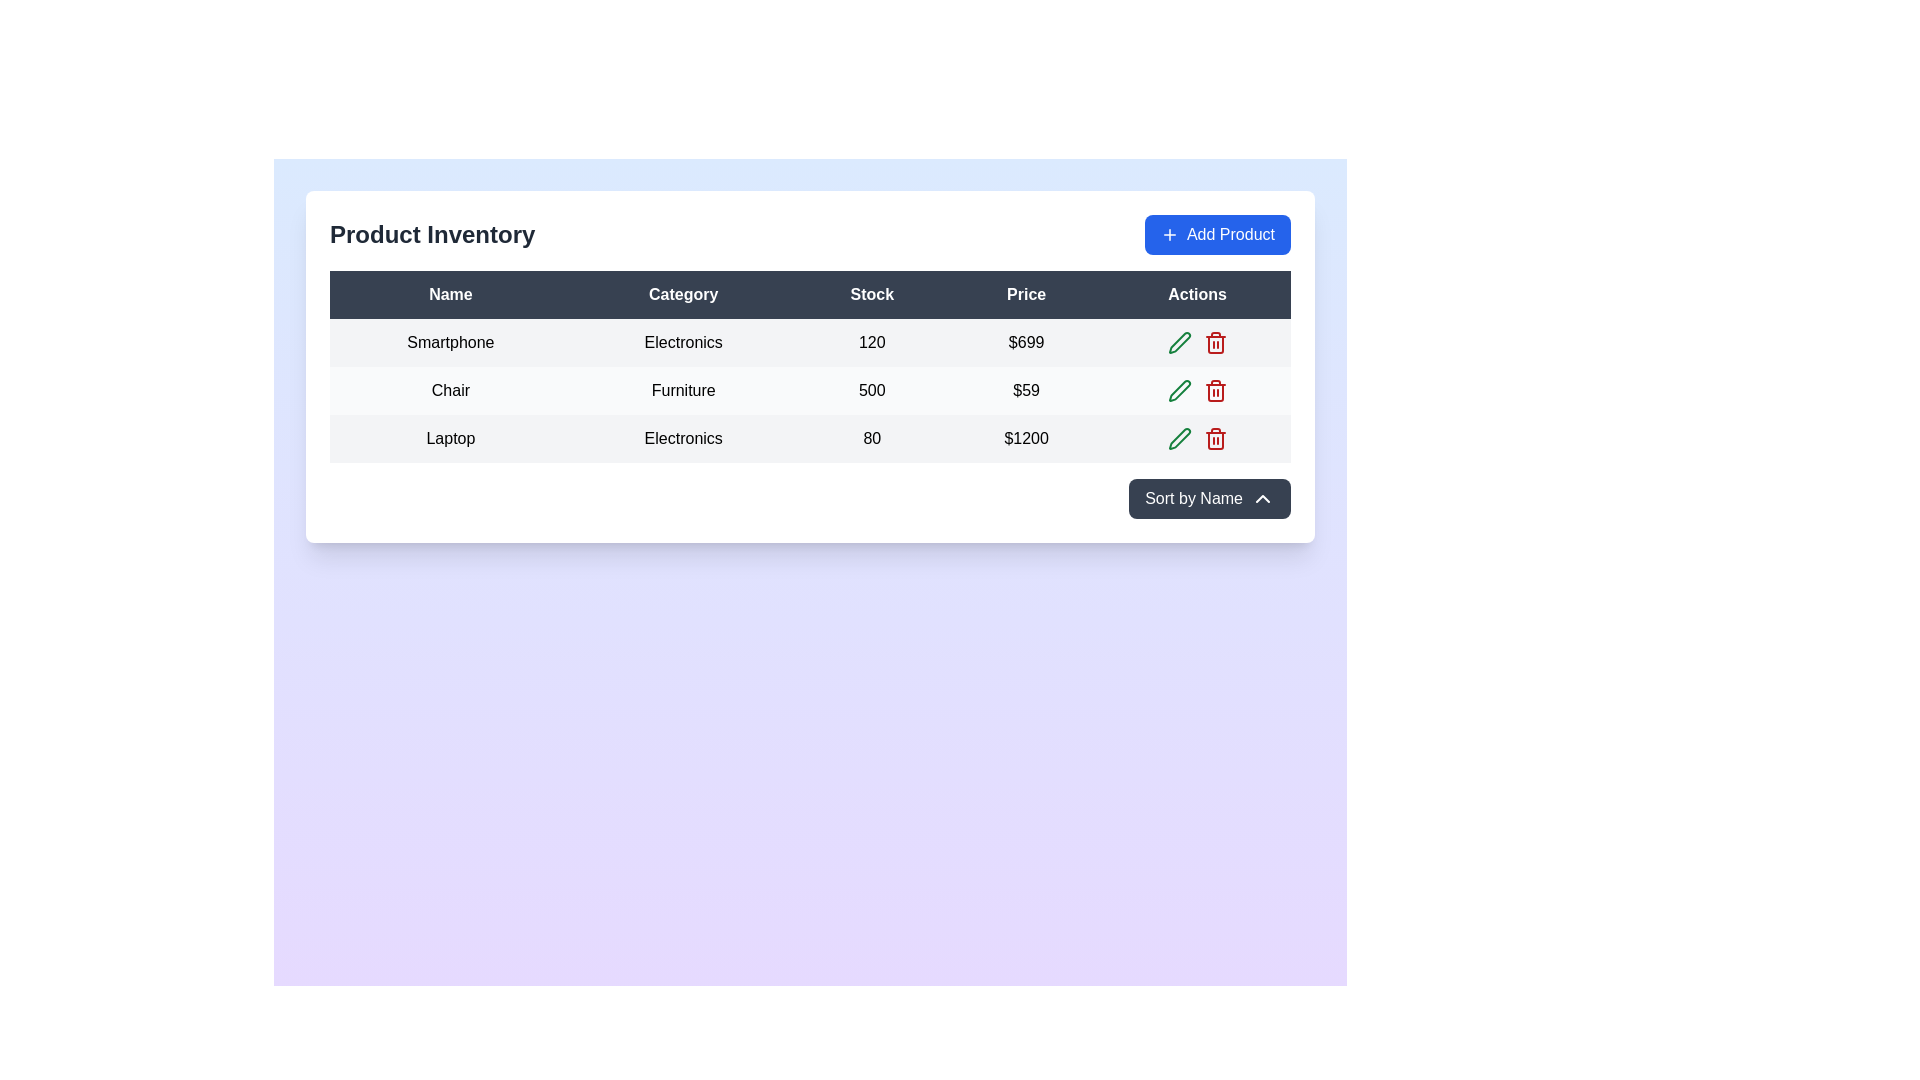 The height and width of the screenshot is (1080, 1920). What do you see at coordinates (1214, 438) in the screenshot?
I see `the red trash bin icon in the 'Actions' column of the table` at bounding box center [1214, 438].